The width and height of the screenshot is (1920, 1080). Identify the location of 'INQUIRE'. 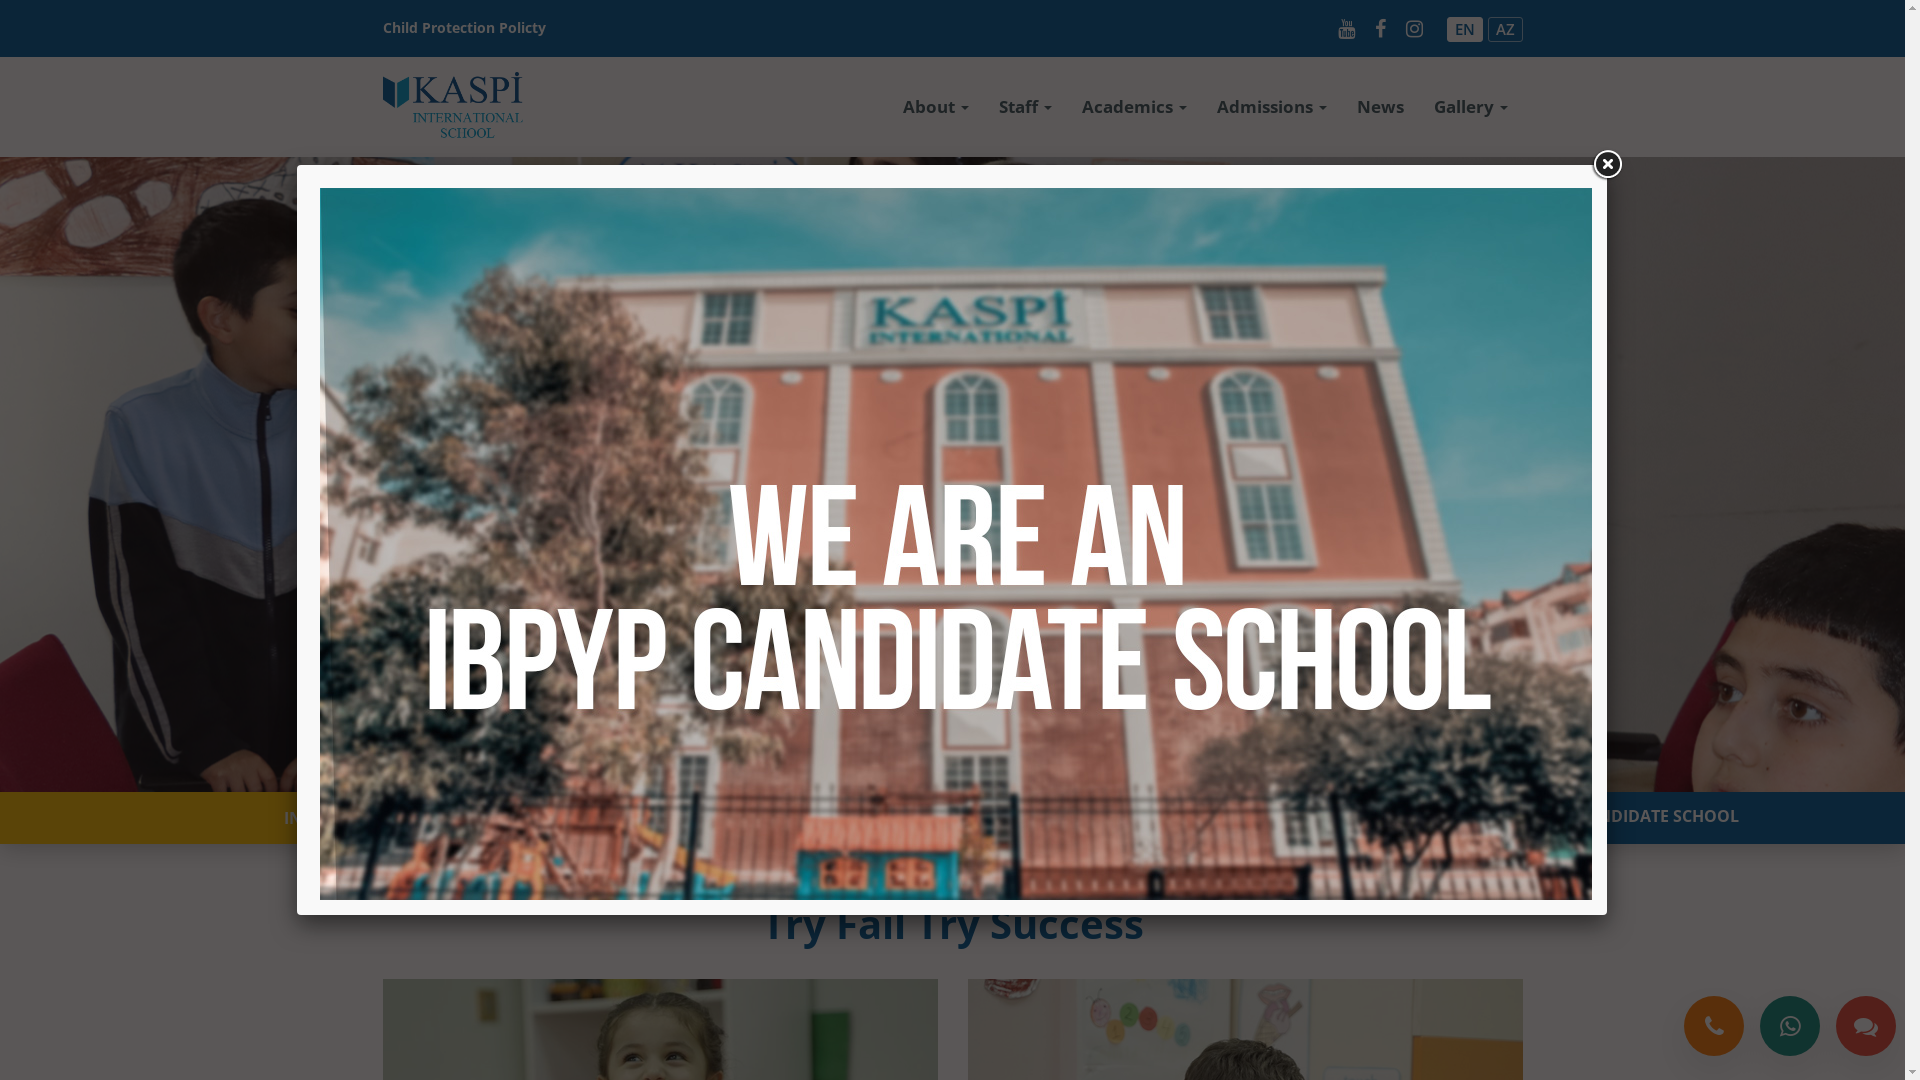
(316, 817).